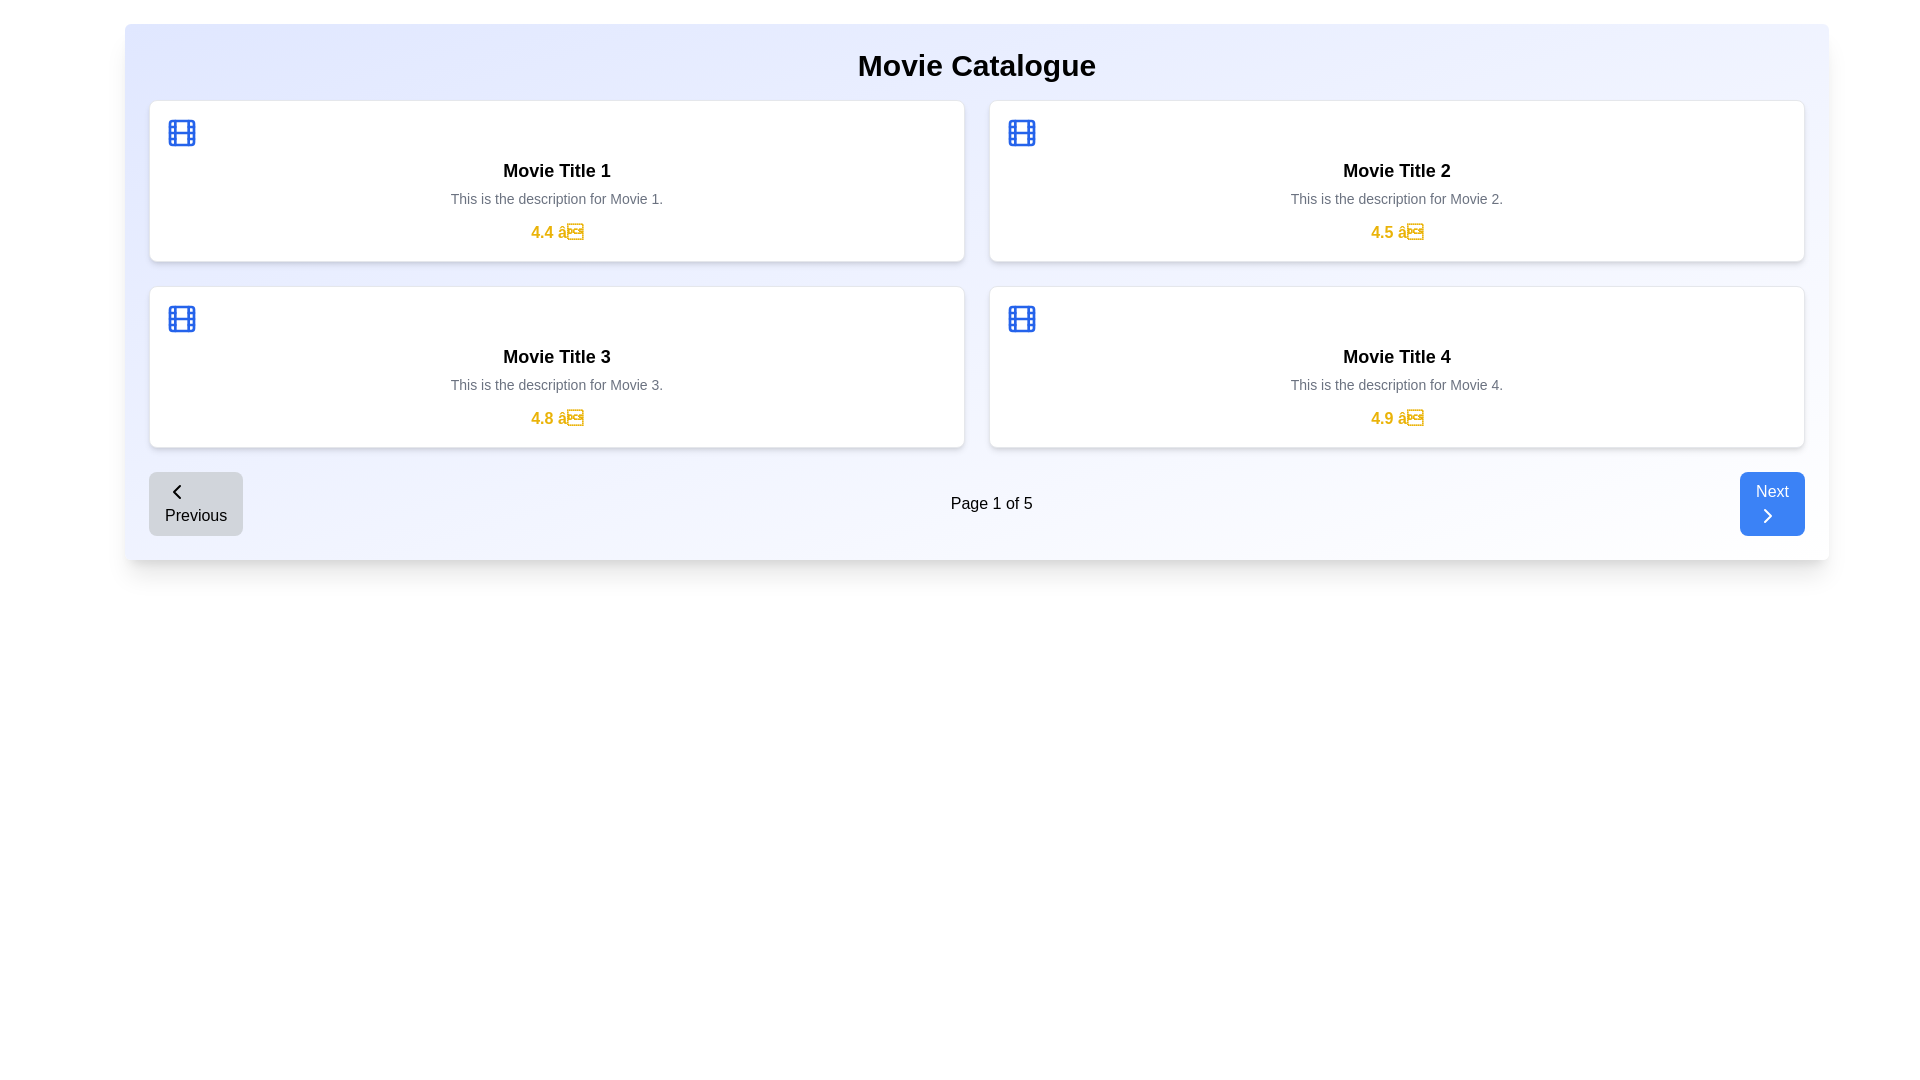 This screenshot has width=1920, height=1080. Describe the element at coordinates (1395, 199) in the screenshot. I see `the static text element that provides a brief overview or additional information for 'Movie Title 2', located just below the title and above the rating section` at that location.